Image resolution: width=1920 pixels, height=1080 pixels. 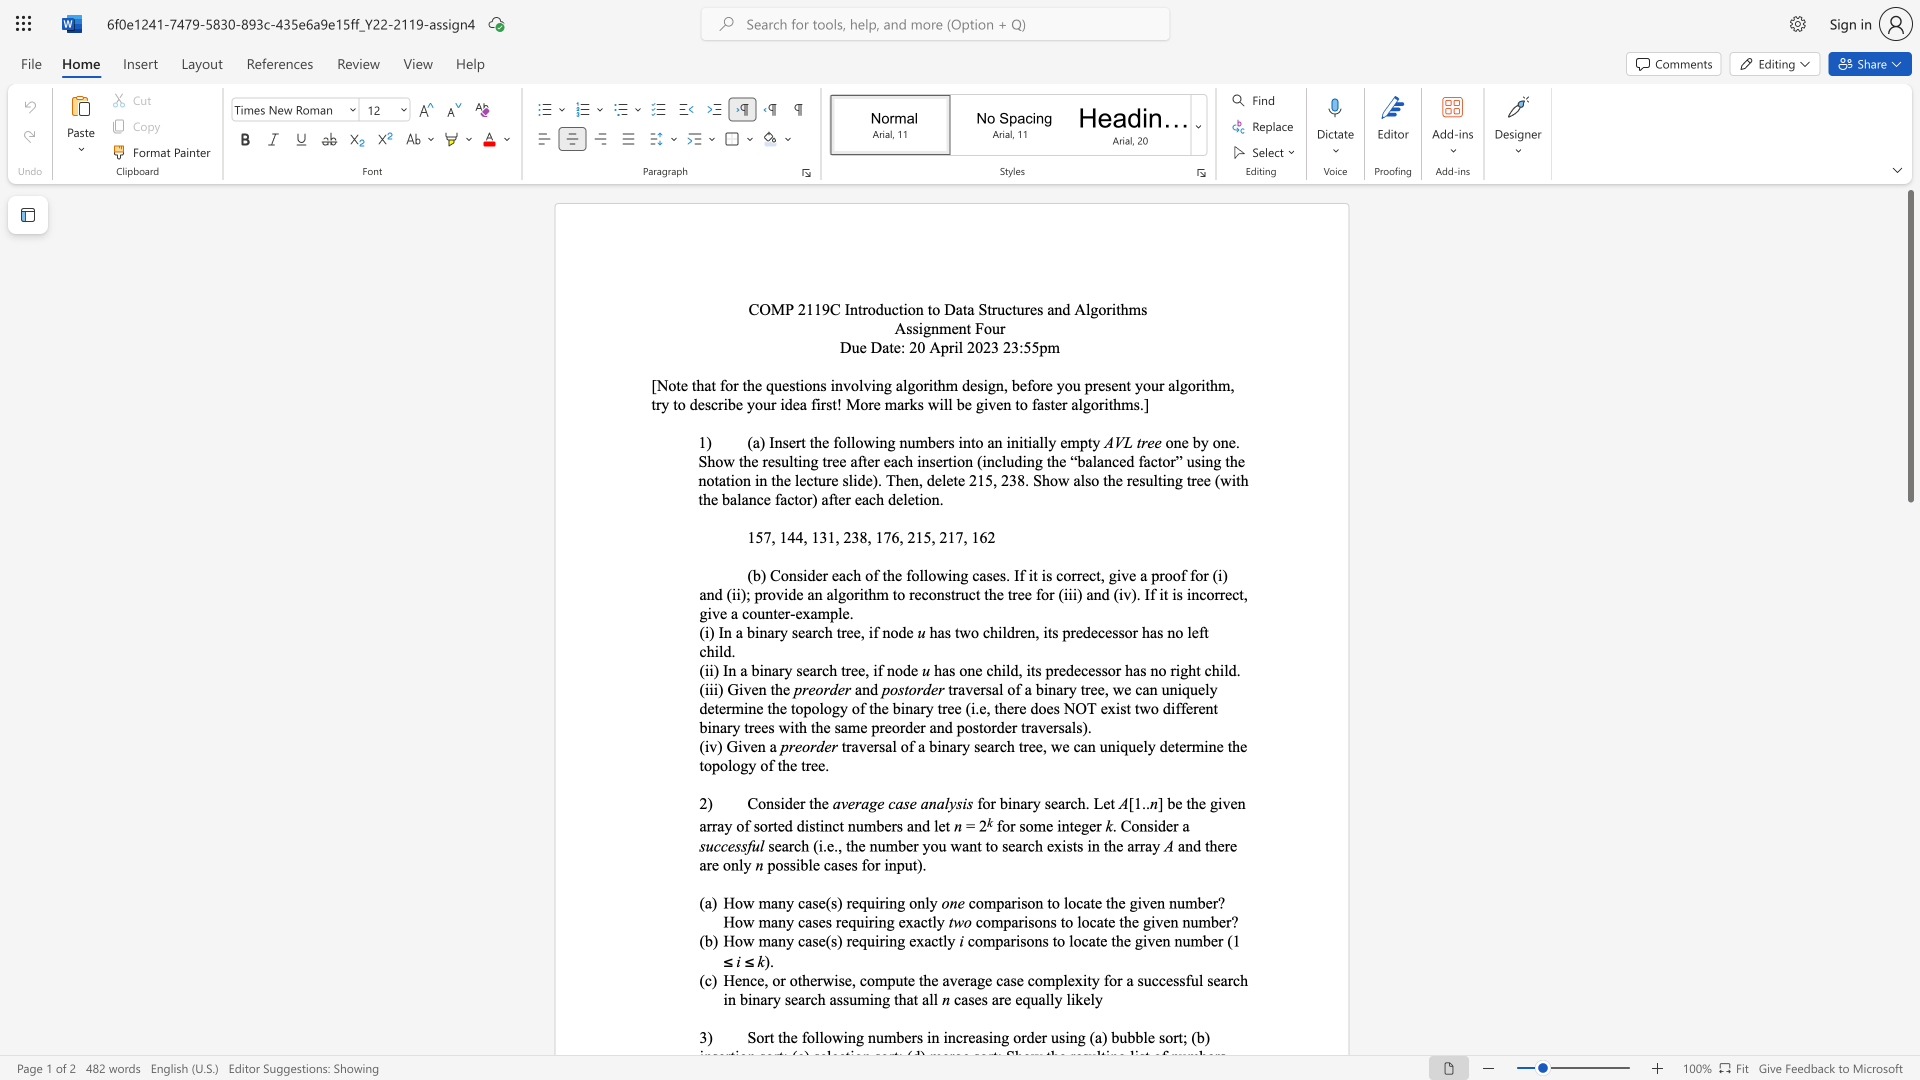 What do you see at coordinates (887, 802) in the screenshot?
I see `the subset text "case analys" within the text "average case analysis"` at bounding box center [887, 802].